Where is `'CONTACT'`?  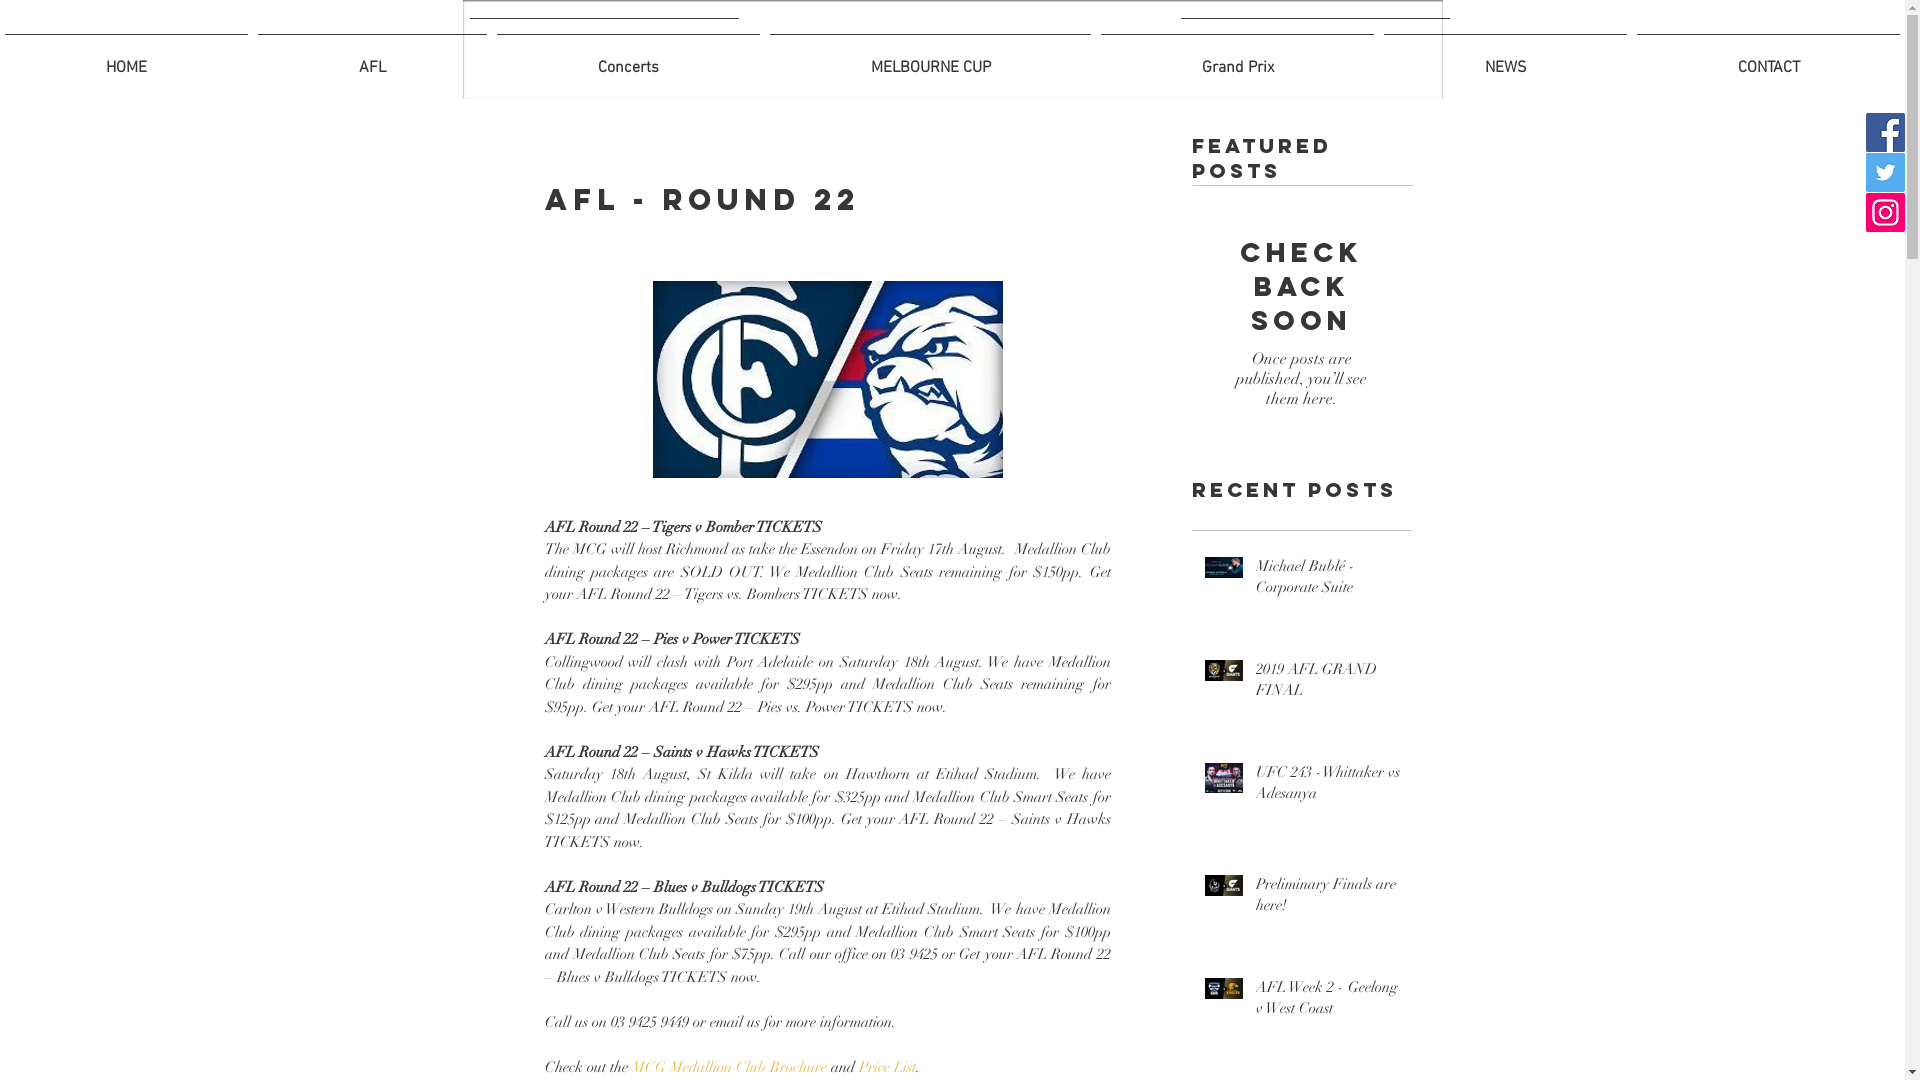
'CONTACT' is located at coordinates (1768, 57).